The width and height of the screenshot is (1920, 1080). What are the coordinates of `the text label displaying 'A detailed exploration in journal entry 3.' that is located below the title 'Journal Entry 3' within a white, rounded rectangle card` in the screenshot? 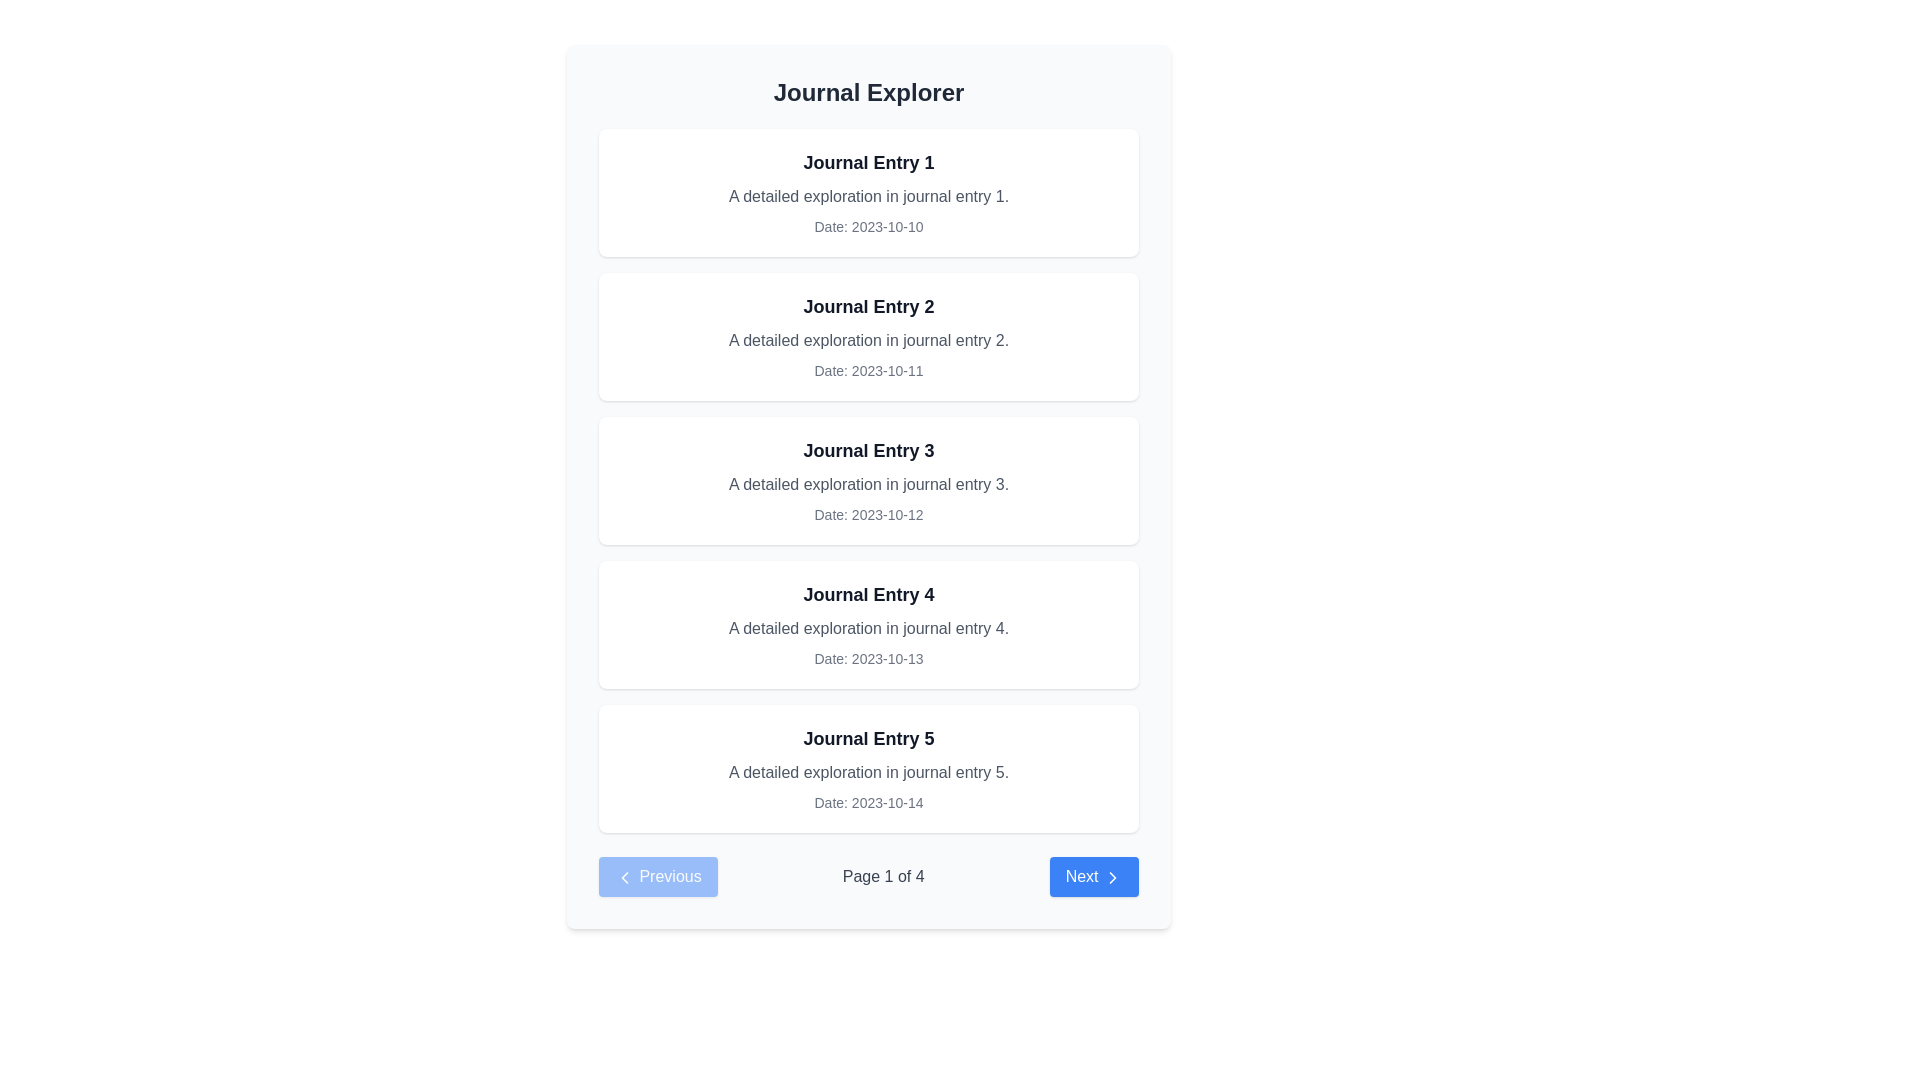 It's located at (868, 485).